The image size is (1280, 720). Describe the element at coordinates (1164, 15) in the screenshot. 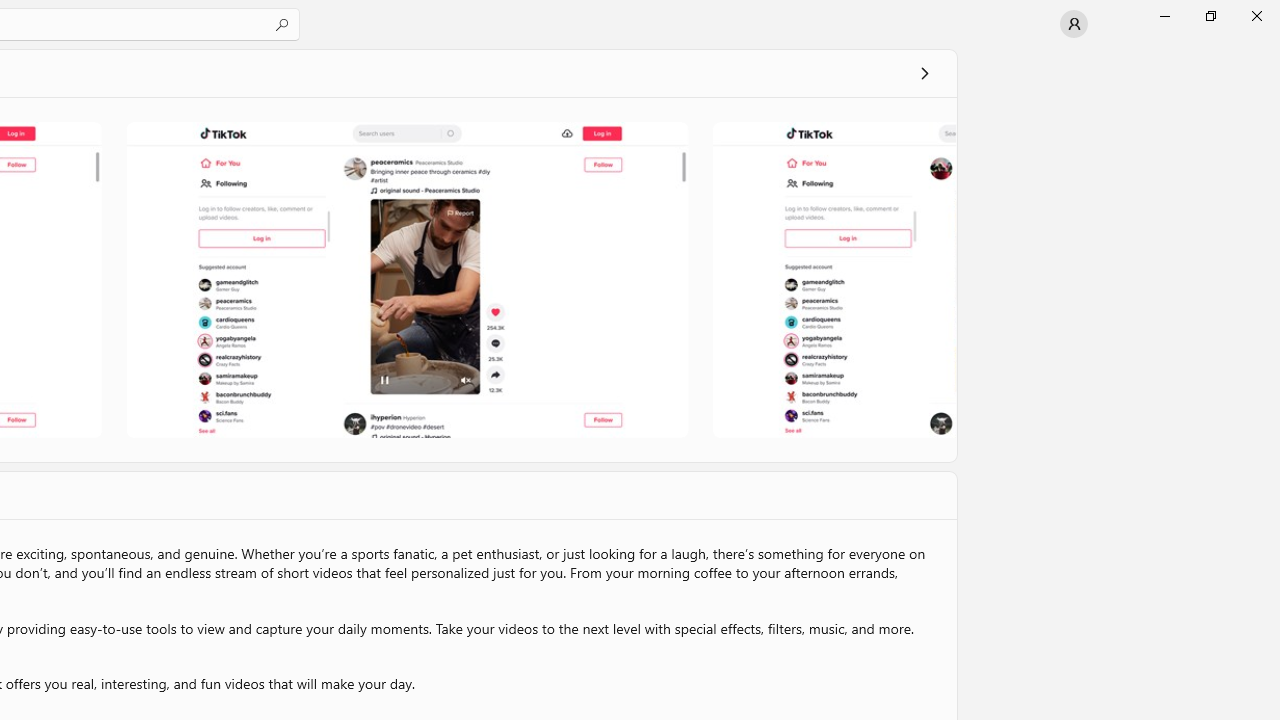

I see `'Minimize Microsoft Store'` at that location.